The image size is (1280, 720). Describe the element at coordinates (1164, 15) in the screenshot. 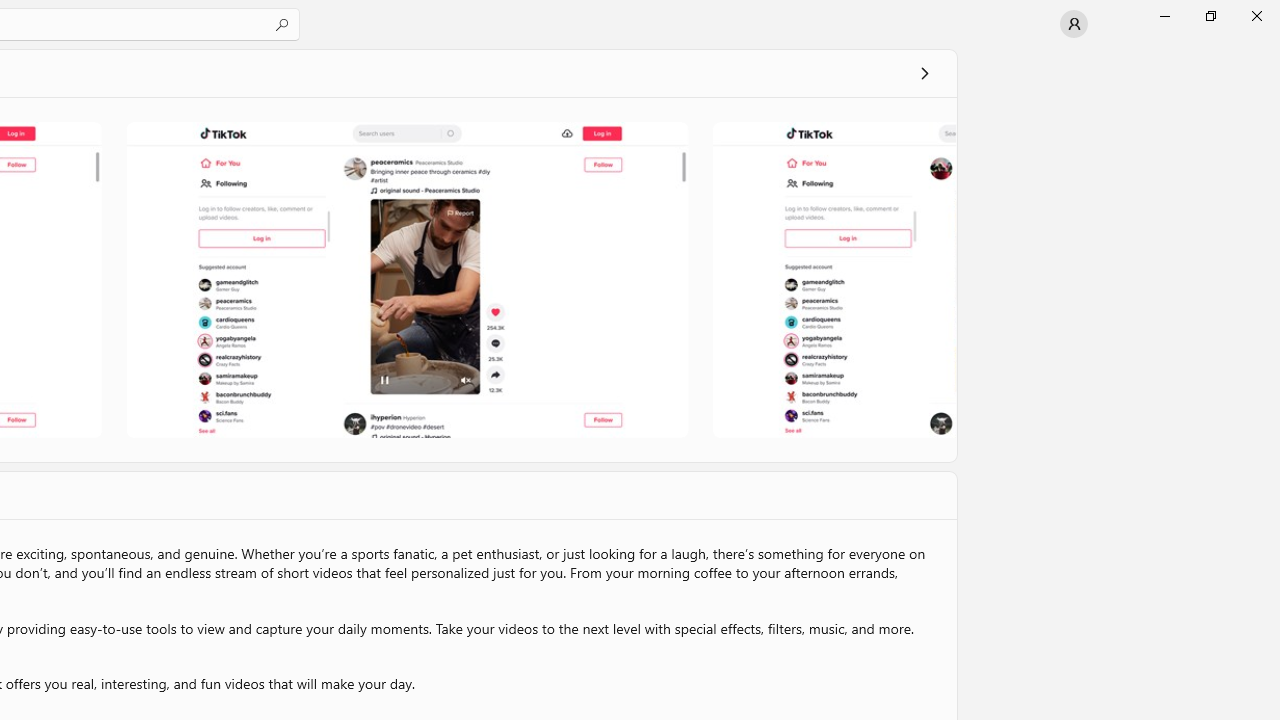

I see `'Minimize Microsoft Store'` at that location.